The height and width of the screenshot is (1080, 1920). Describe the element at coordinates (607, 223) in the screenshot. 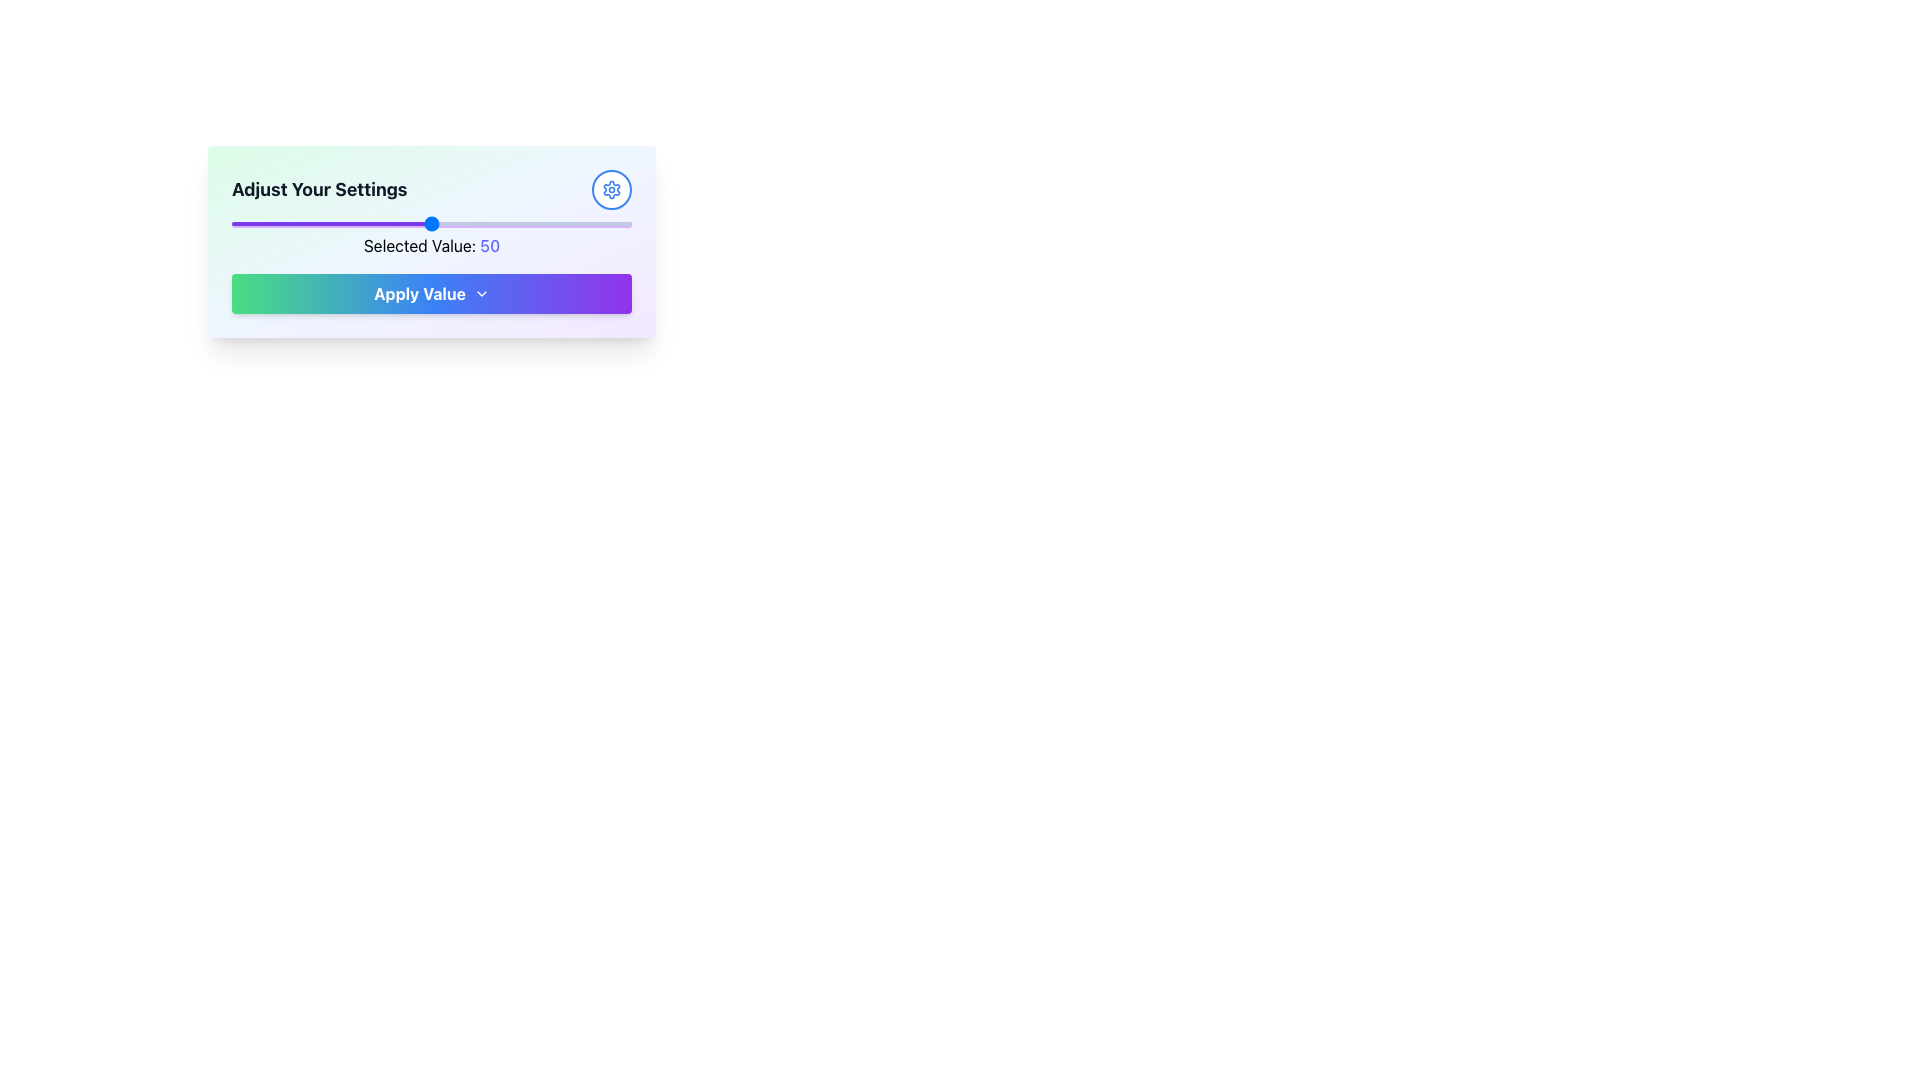

I see `the slider` at that location.